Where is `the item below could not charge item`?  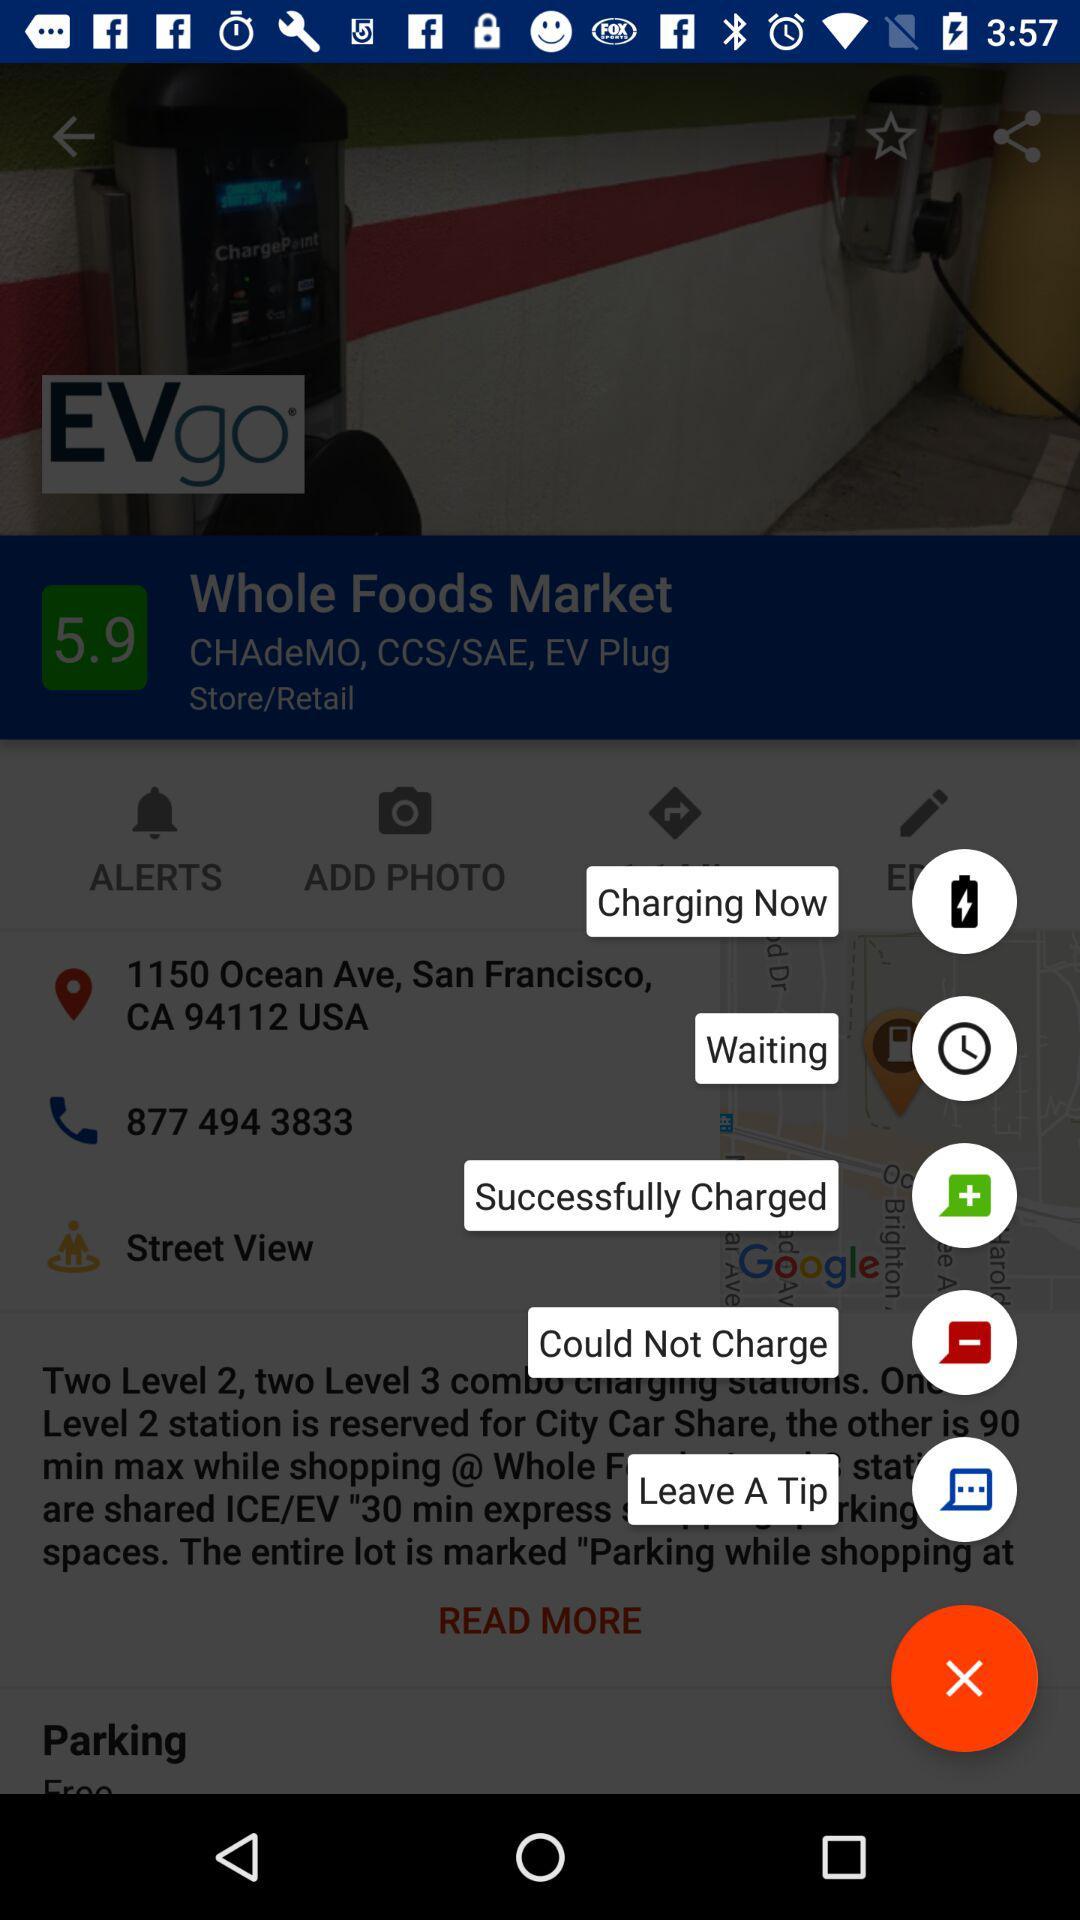
the item below could not charge item is located at coordinates (733, 1489).